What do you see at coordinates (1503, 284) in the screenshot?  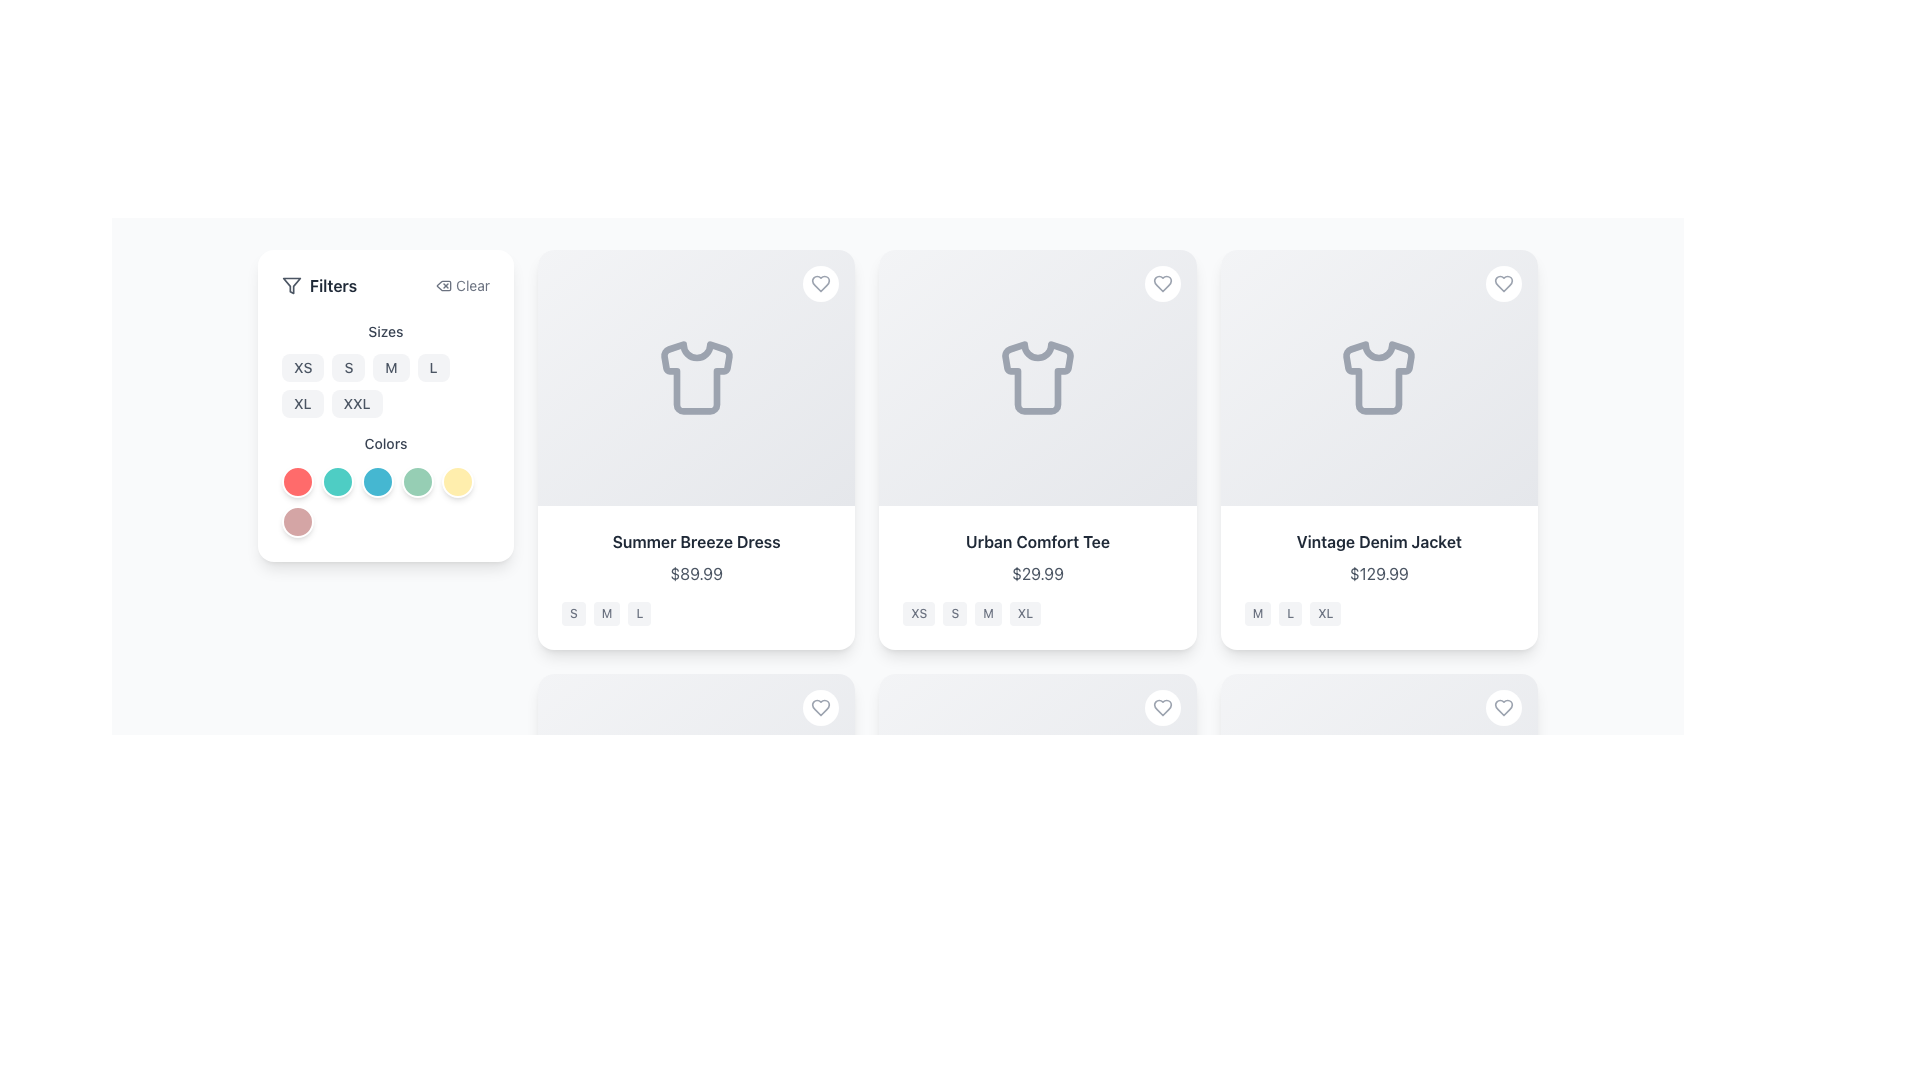 I see `the heart-shaped 'like' button outlined in gray located in the top-right corner of the 'Vintage Denim Jacket' card` at bounding box center [1503, 284].